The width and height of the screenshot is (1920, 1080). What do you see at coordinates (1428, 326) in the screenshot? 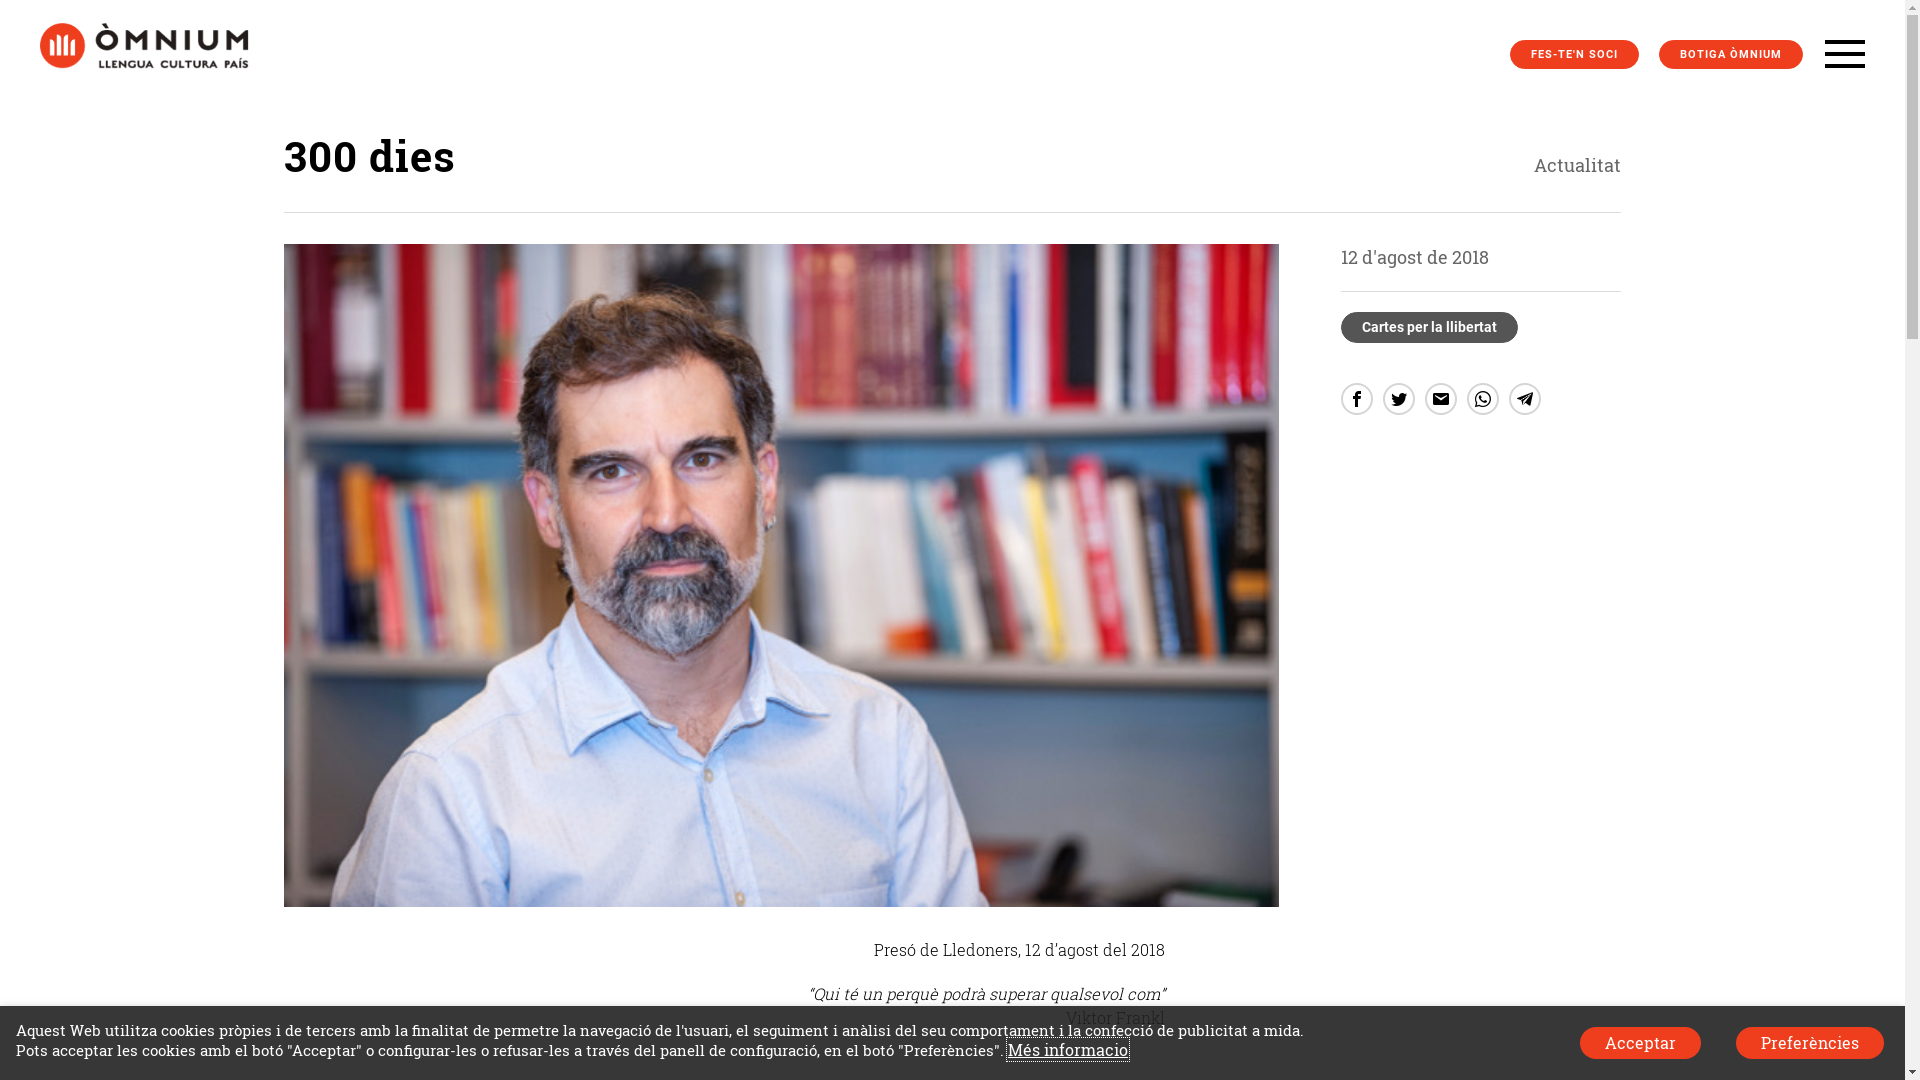
I see `'Cartes per la llibertat'` at bounding box center [1428, 326].